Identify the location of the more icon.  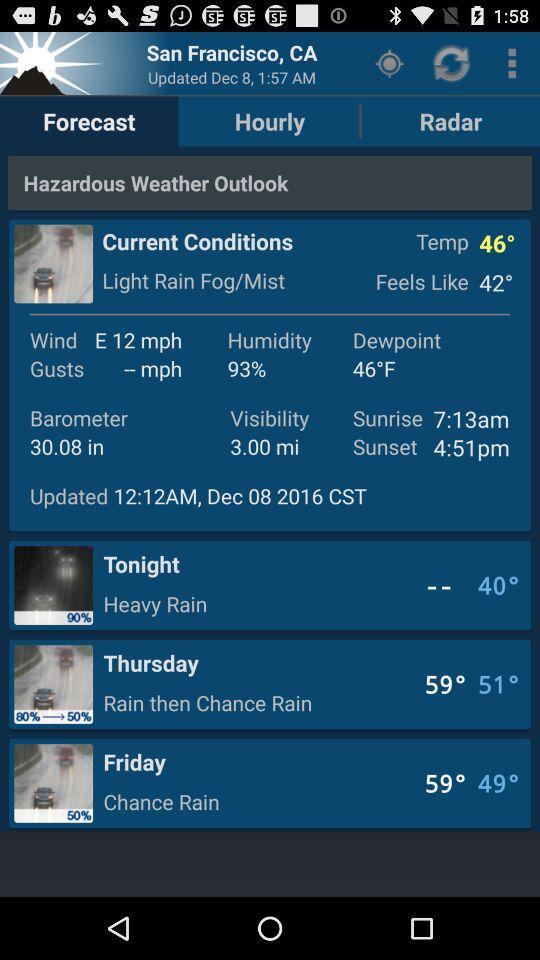
(512, 67).